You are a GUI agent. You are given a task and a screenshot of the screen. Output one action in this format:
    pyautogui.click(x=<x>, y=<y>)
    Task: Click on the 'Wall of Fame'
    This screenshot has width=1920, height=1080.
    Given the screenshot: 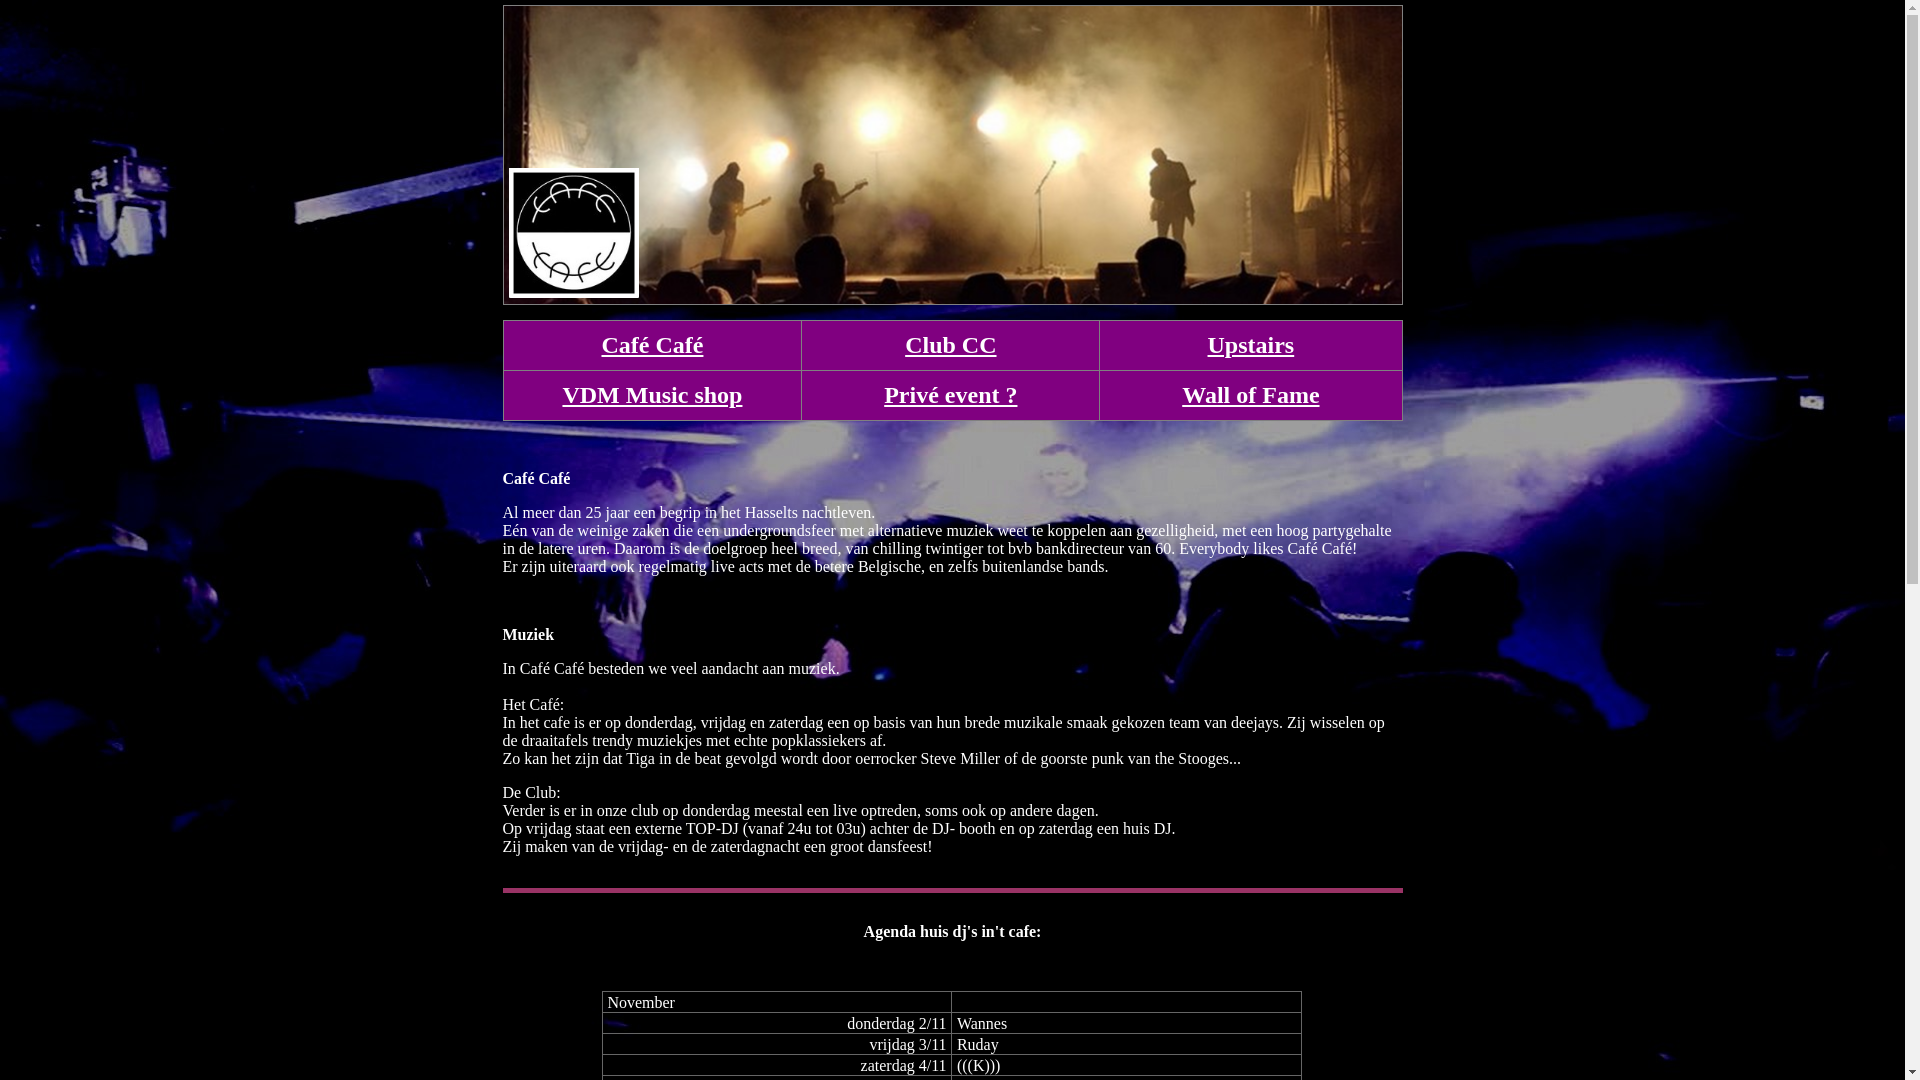 What is the action you would take?
    pyautogui.click(x=1181, y=394)
    